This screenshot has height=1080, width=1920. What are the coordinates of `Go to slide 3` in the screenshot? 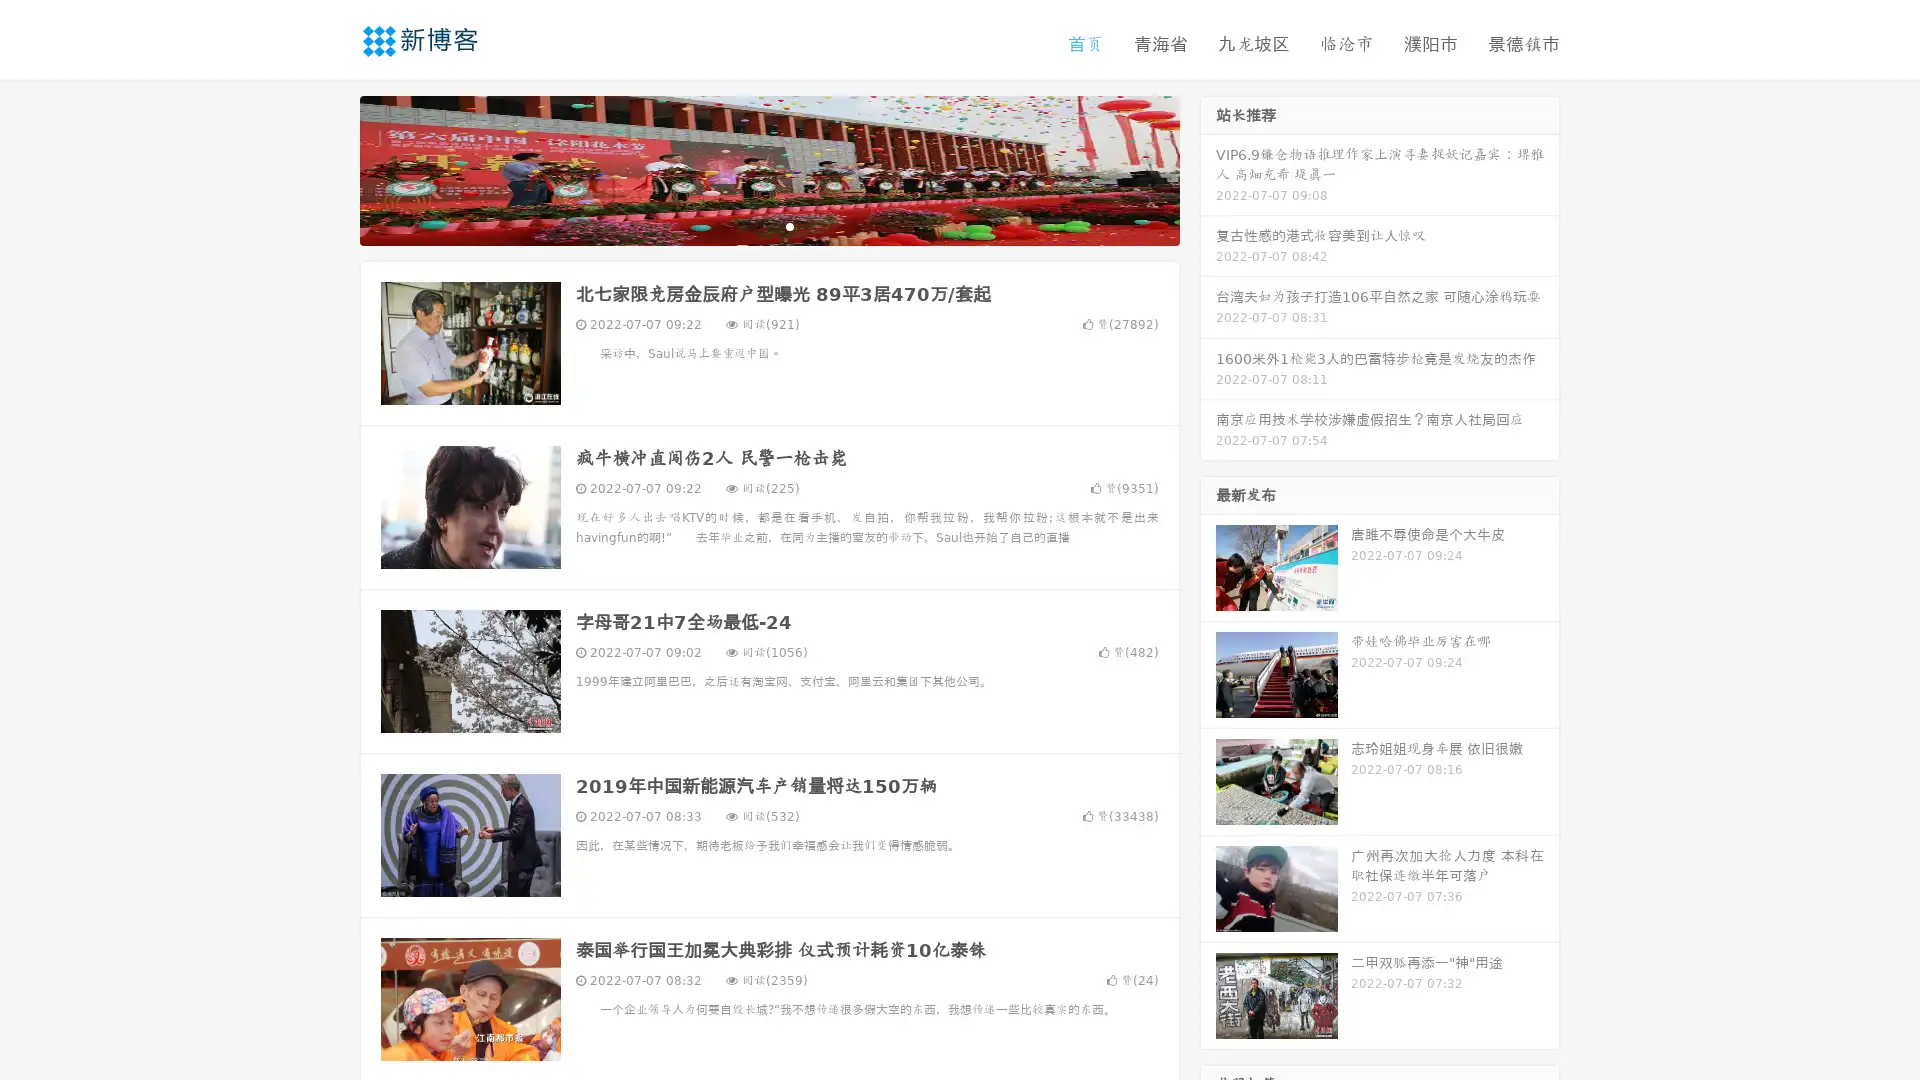 It's located at (789, 225).